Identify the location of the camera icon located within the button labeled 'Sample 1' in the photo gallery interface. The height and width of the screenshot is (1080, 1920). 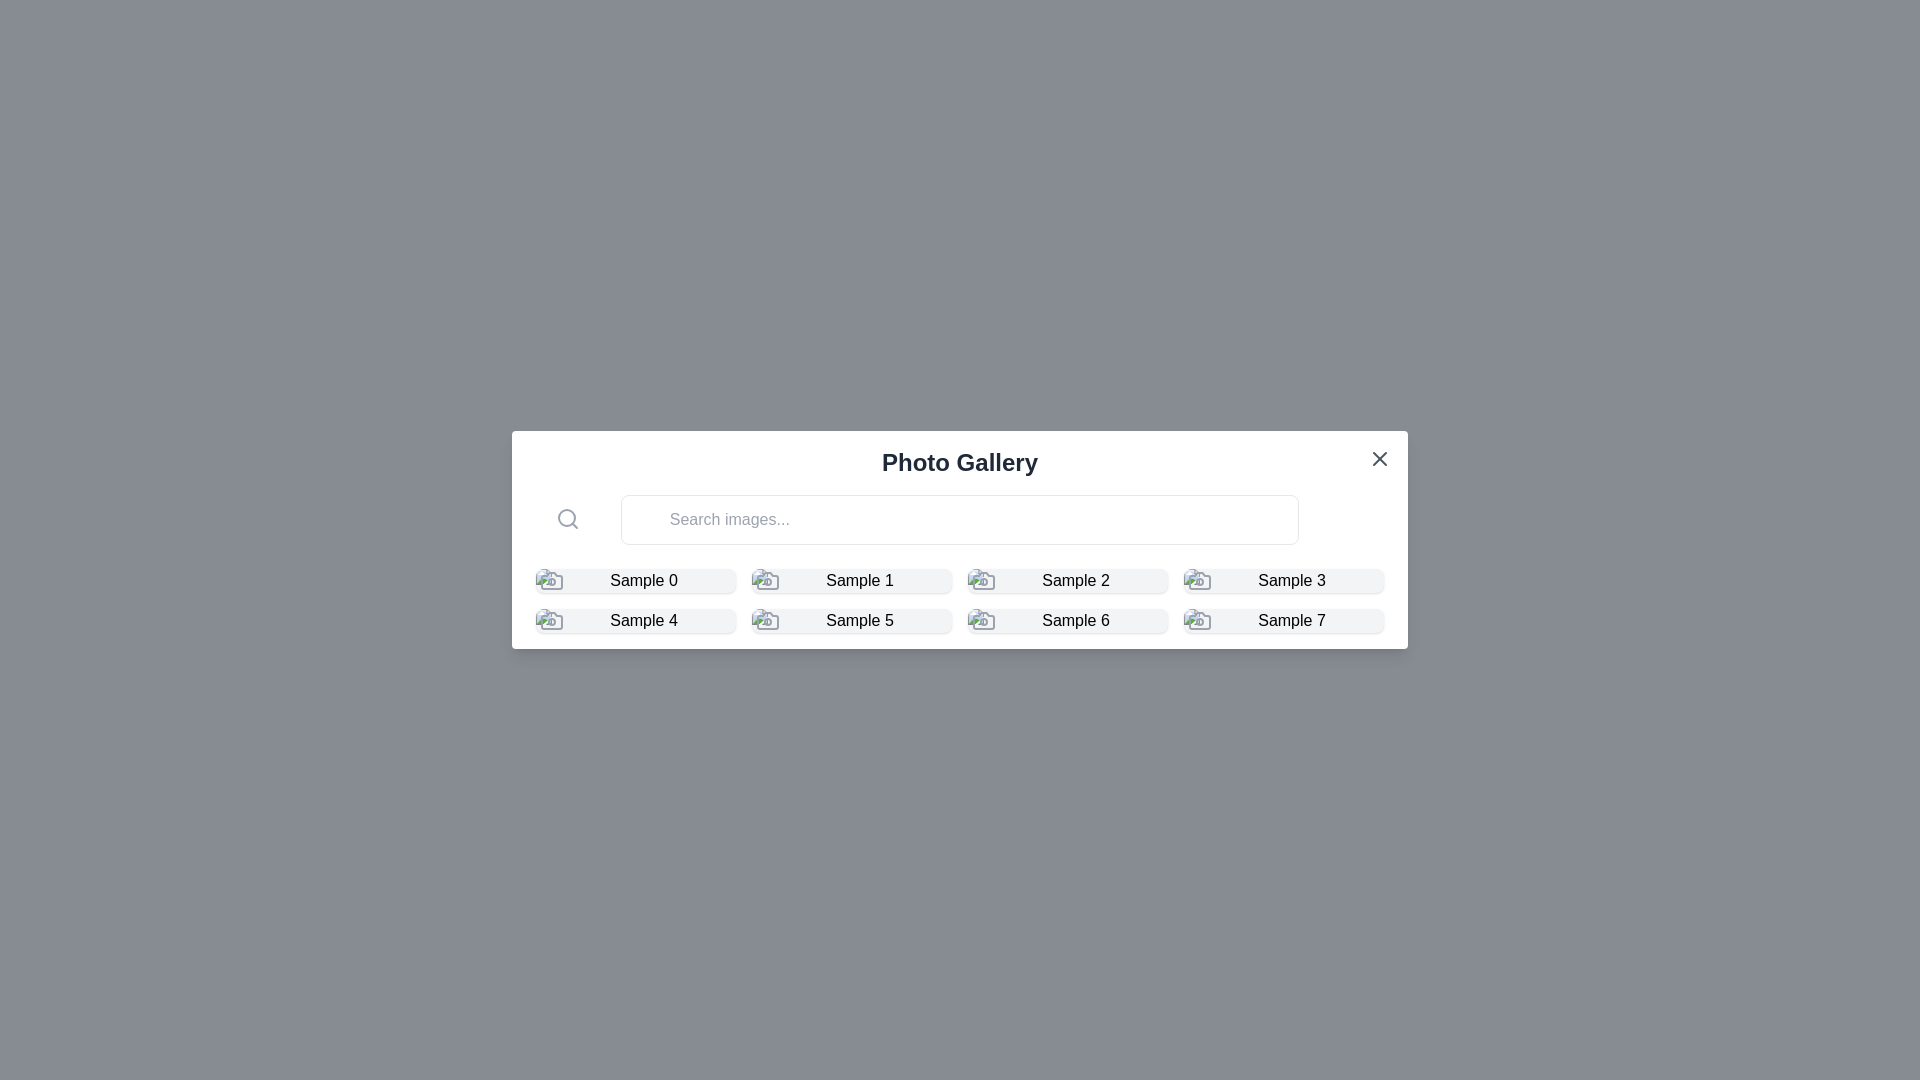
(767, 581).